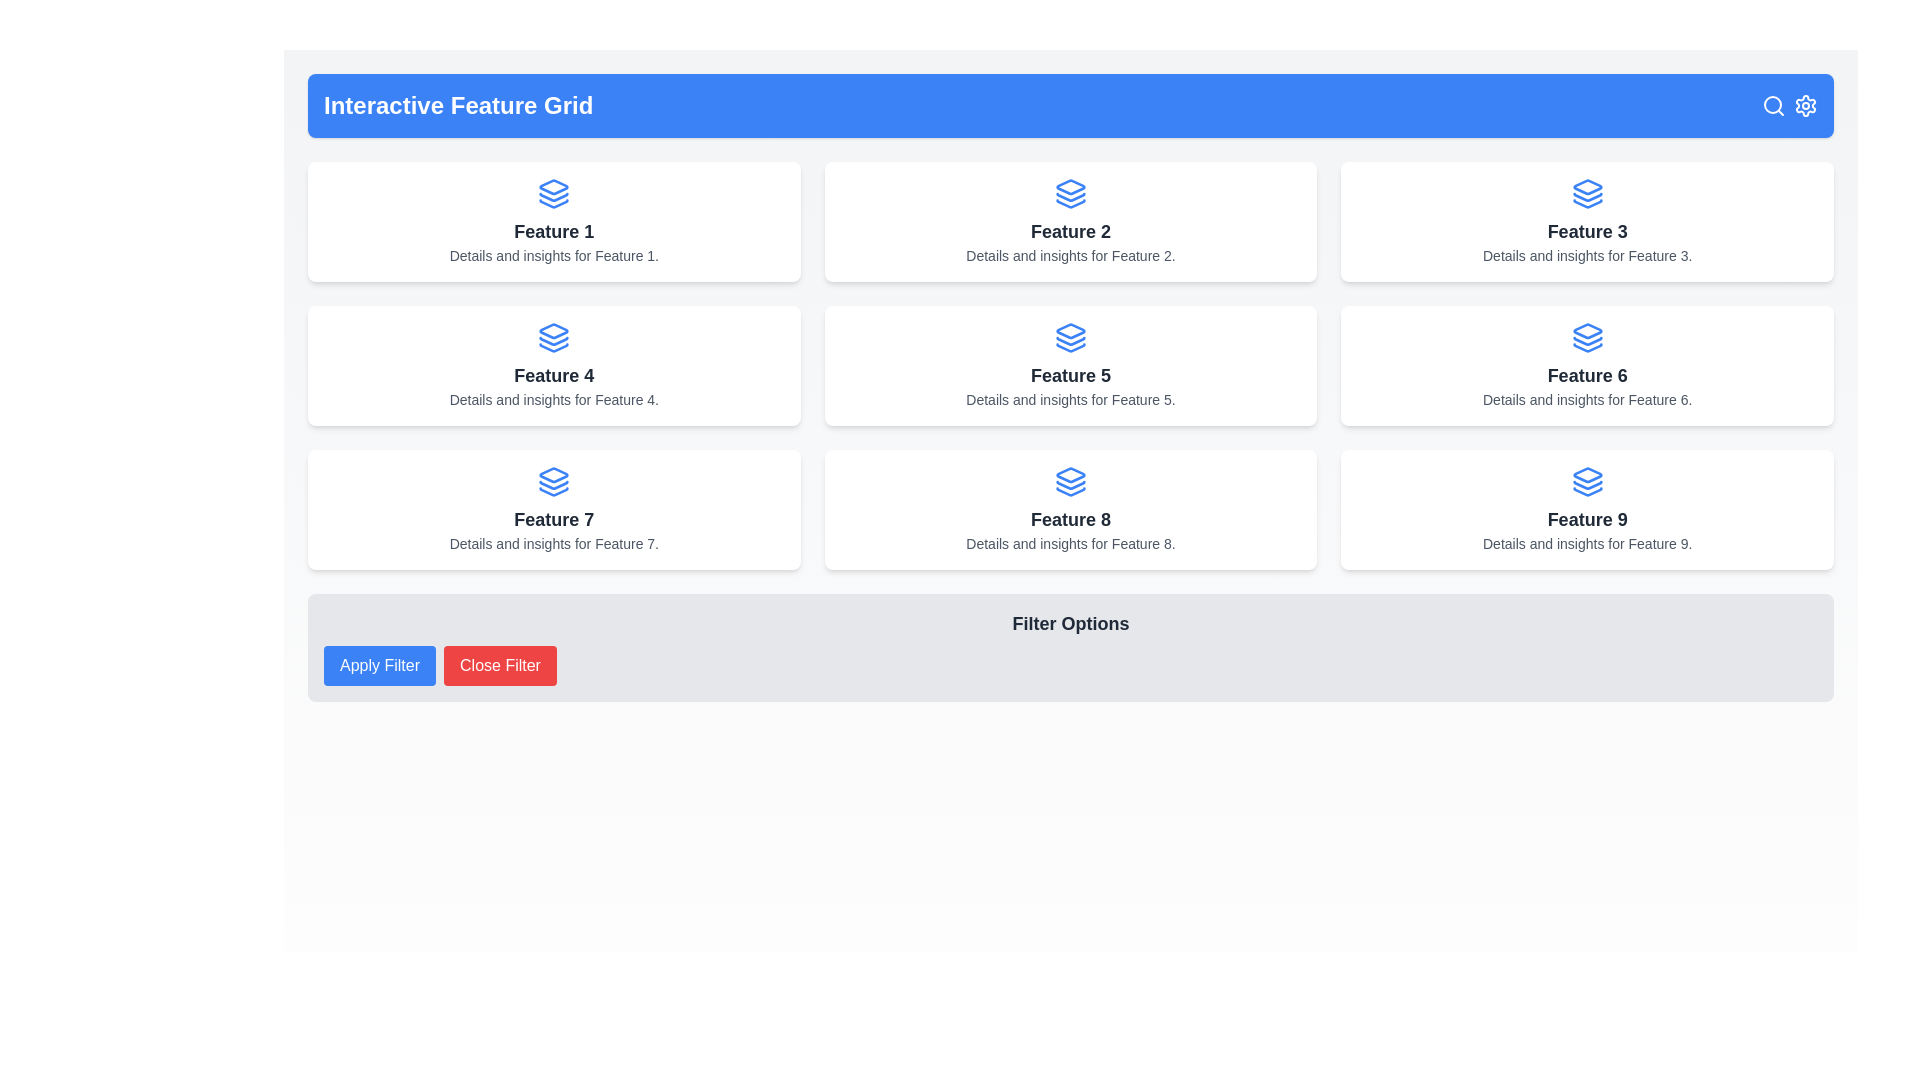 This screenshot has height=1080, width=1920. I want to click on the first card component in the grid, which displays 'Feature 1' and is located in the top-left corner, so click(554, 222).